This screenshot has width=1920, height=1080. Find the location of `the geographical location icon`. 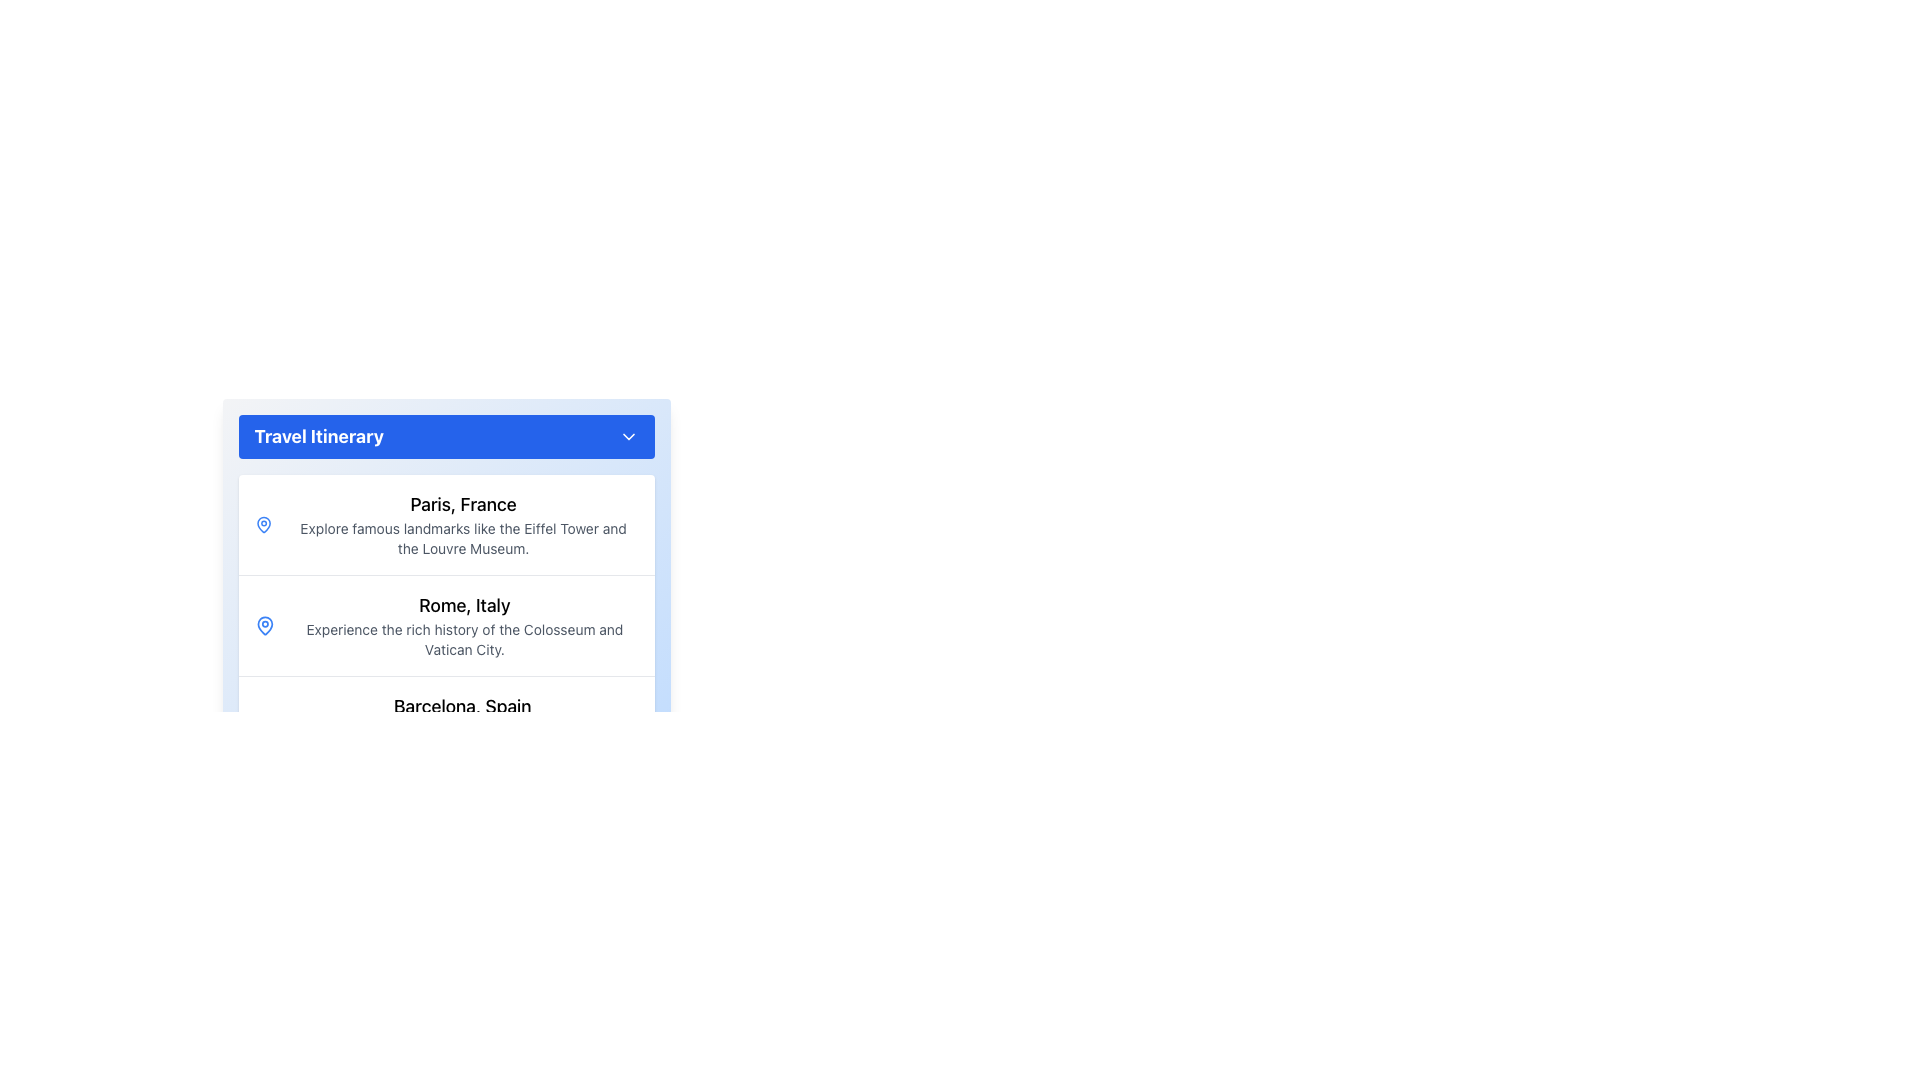

the geographical location icon is located at coordinates (262, 523).